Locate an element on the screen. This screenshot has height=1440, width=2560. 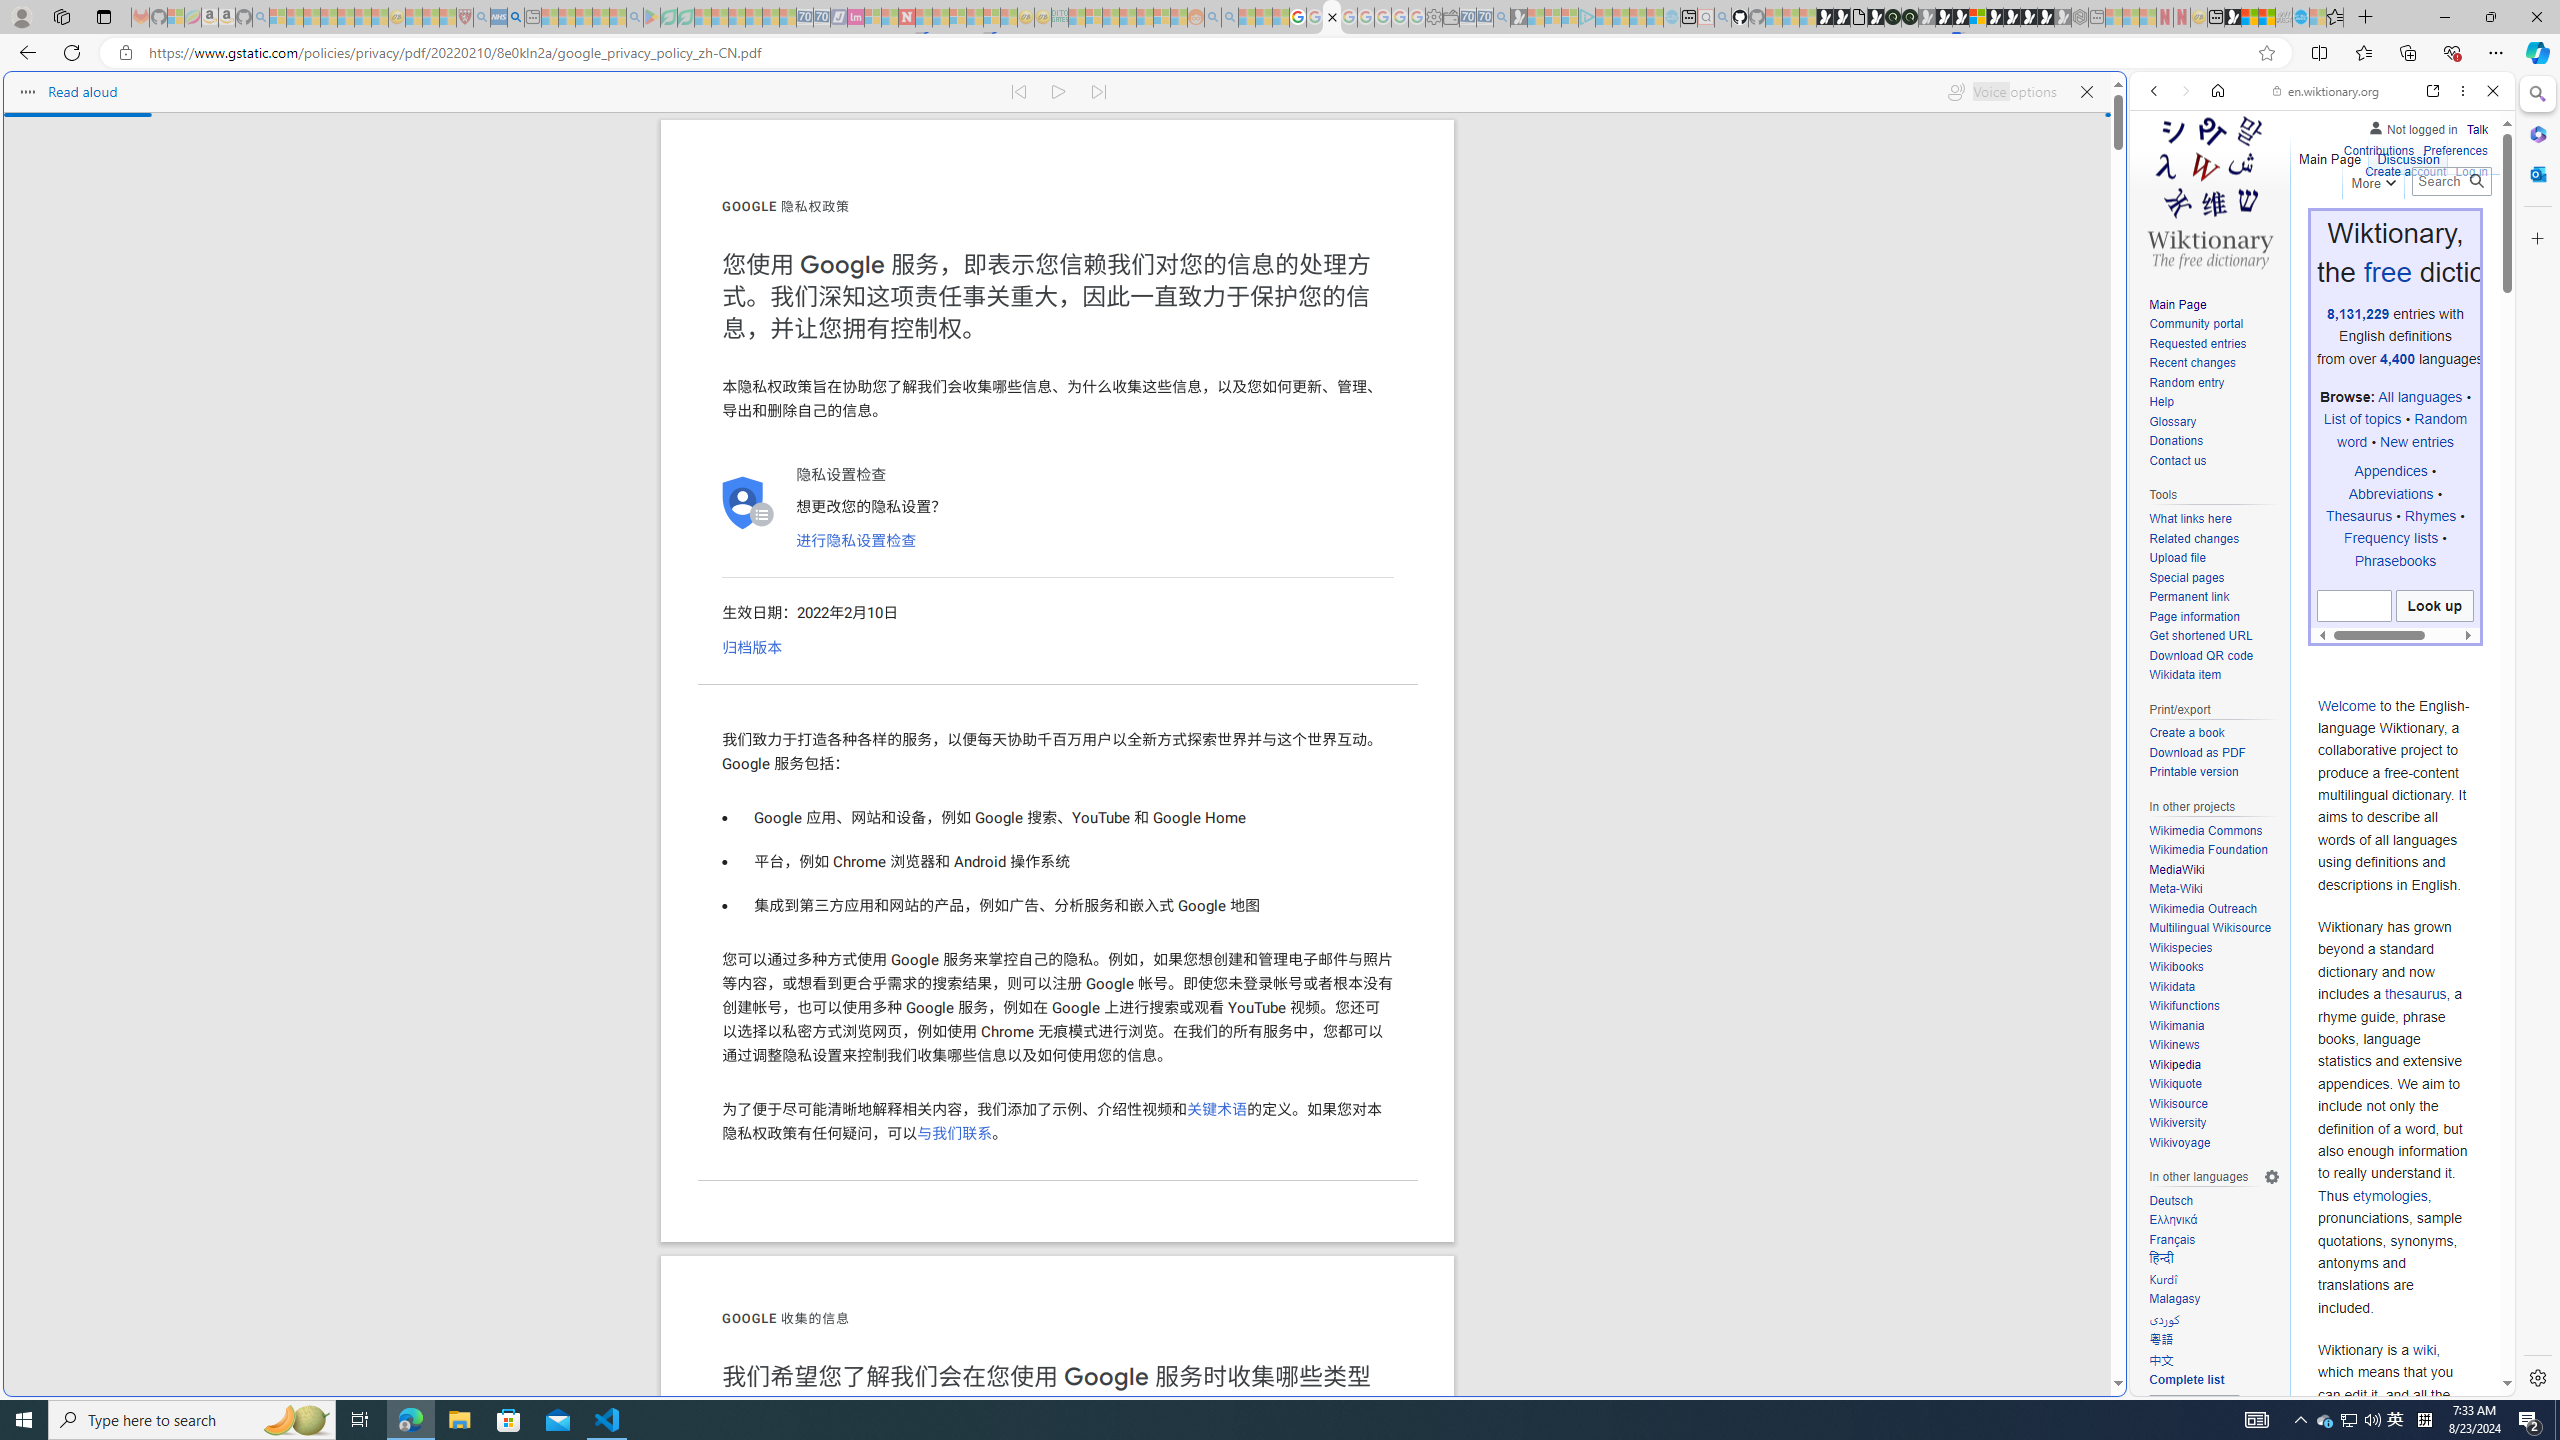
'Wikiversity' is located at coordinates (2213, 1123).